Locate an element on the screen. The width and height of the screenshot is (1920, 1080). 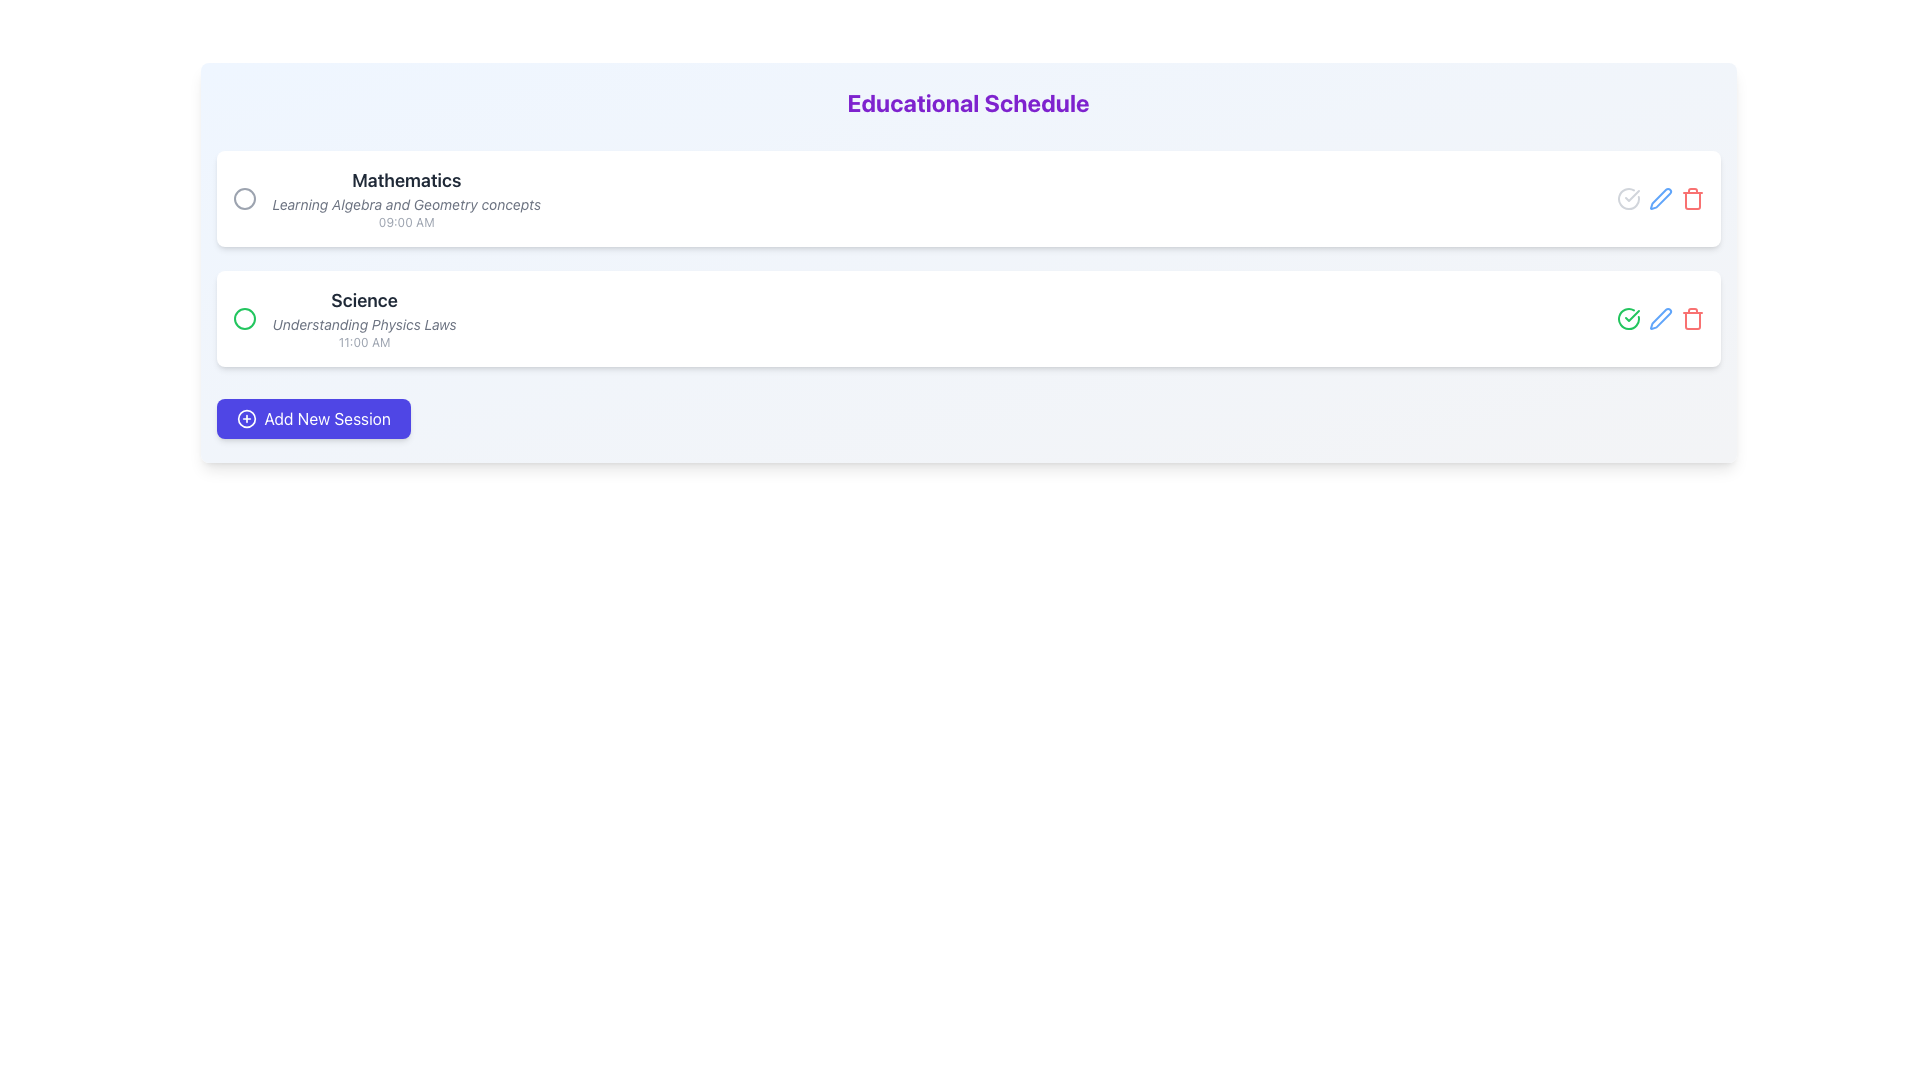
the text label indicating the scheduled time for a session, which is positioned beneath the subtitle 'Understanding Physics Laws' is located at coordinates (364, 342).